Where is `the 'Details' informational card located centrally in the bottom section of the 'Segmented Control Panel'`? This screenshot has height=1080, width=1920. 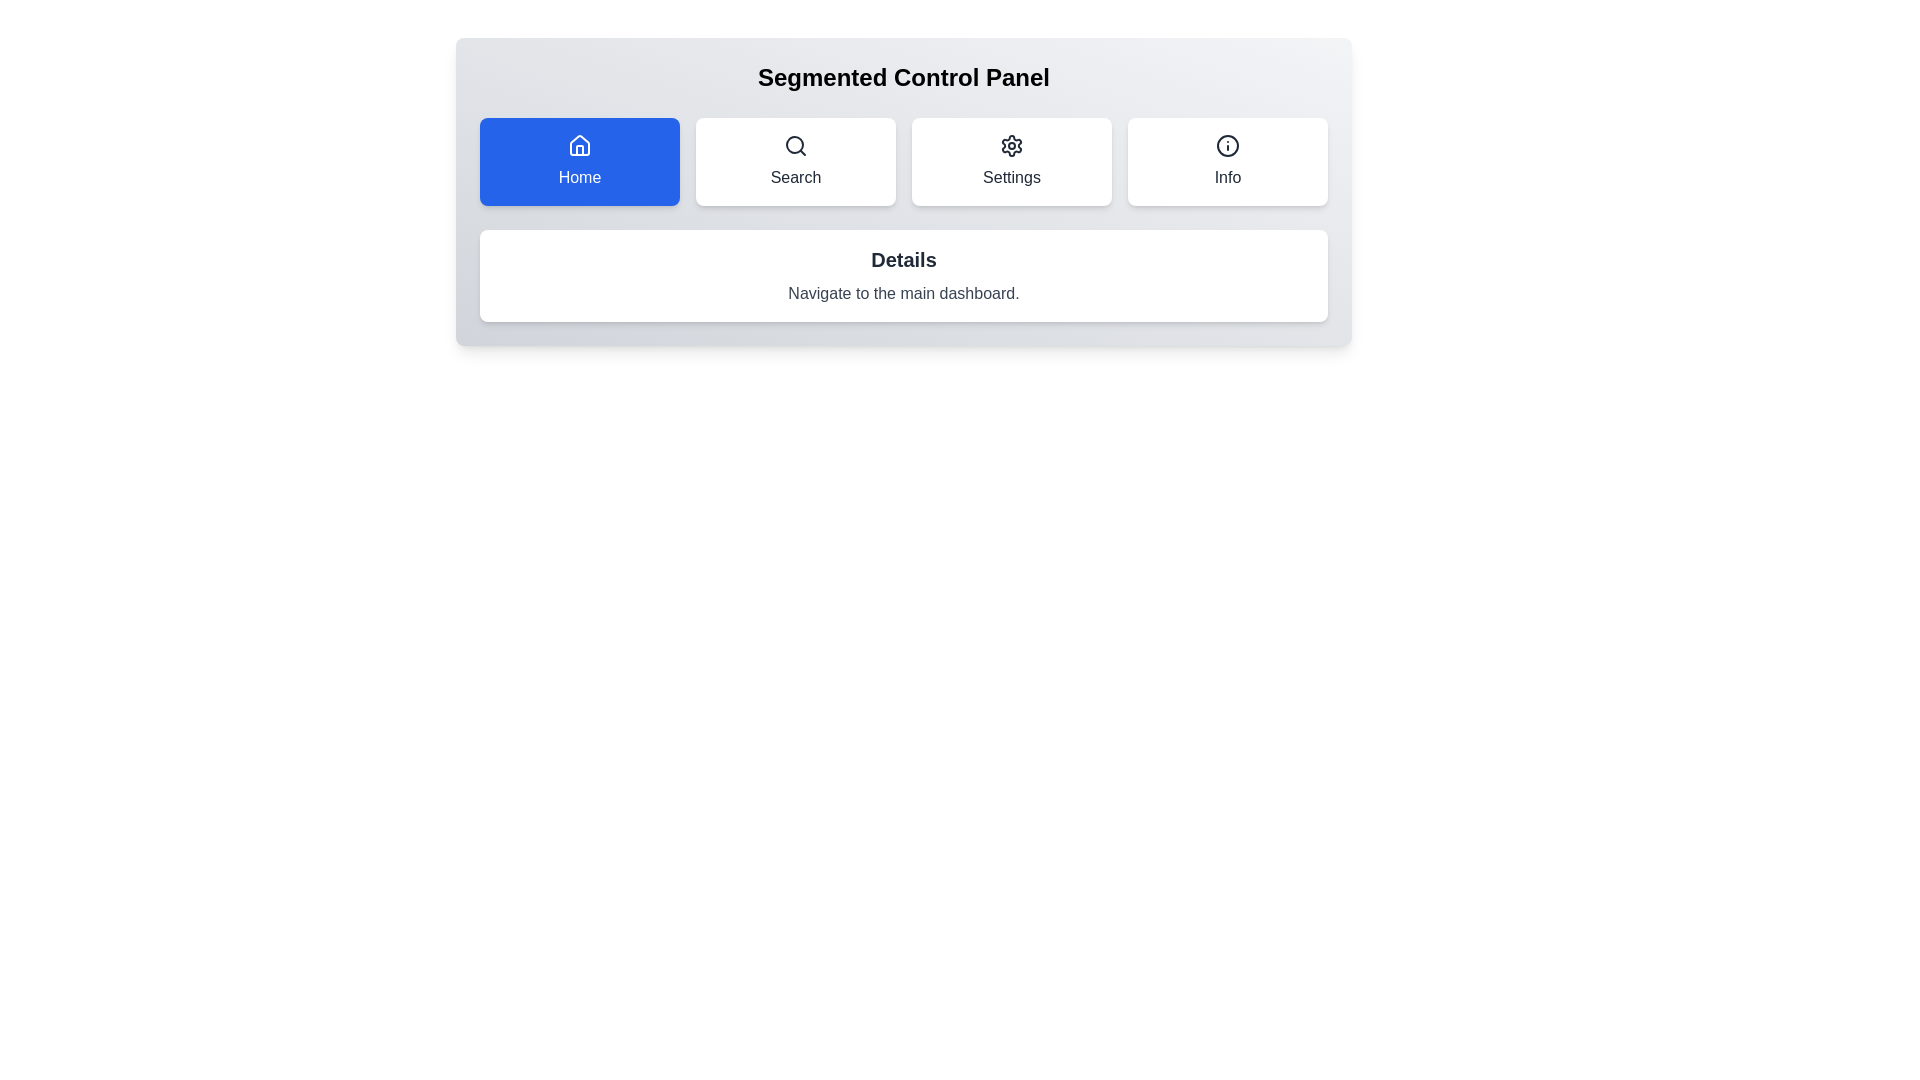
the 'Details' informational card located centrally in the bottom section of the 'Segmented Control Panel' is located at coordinates (902, 276).